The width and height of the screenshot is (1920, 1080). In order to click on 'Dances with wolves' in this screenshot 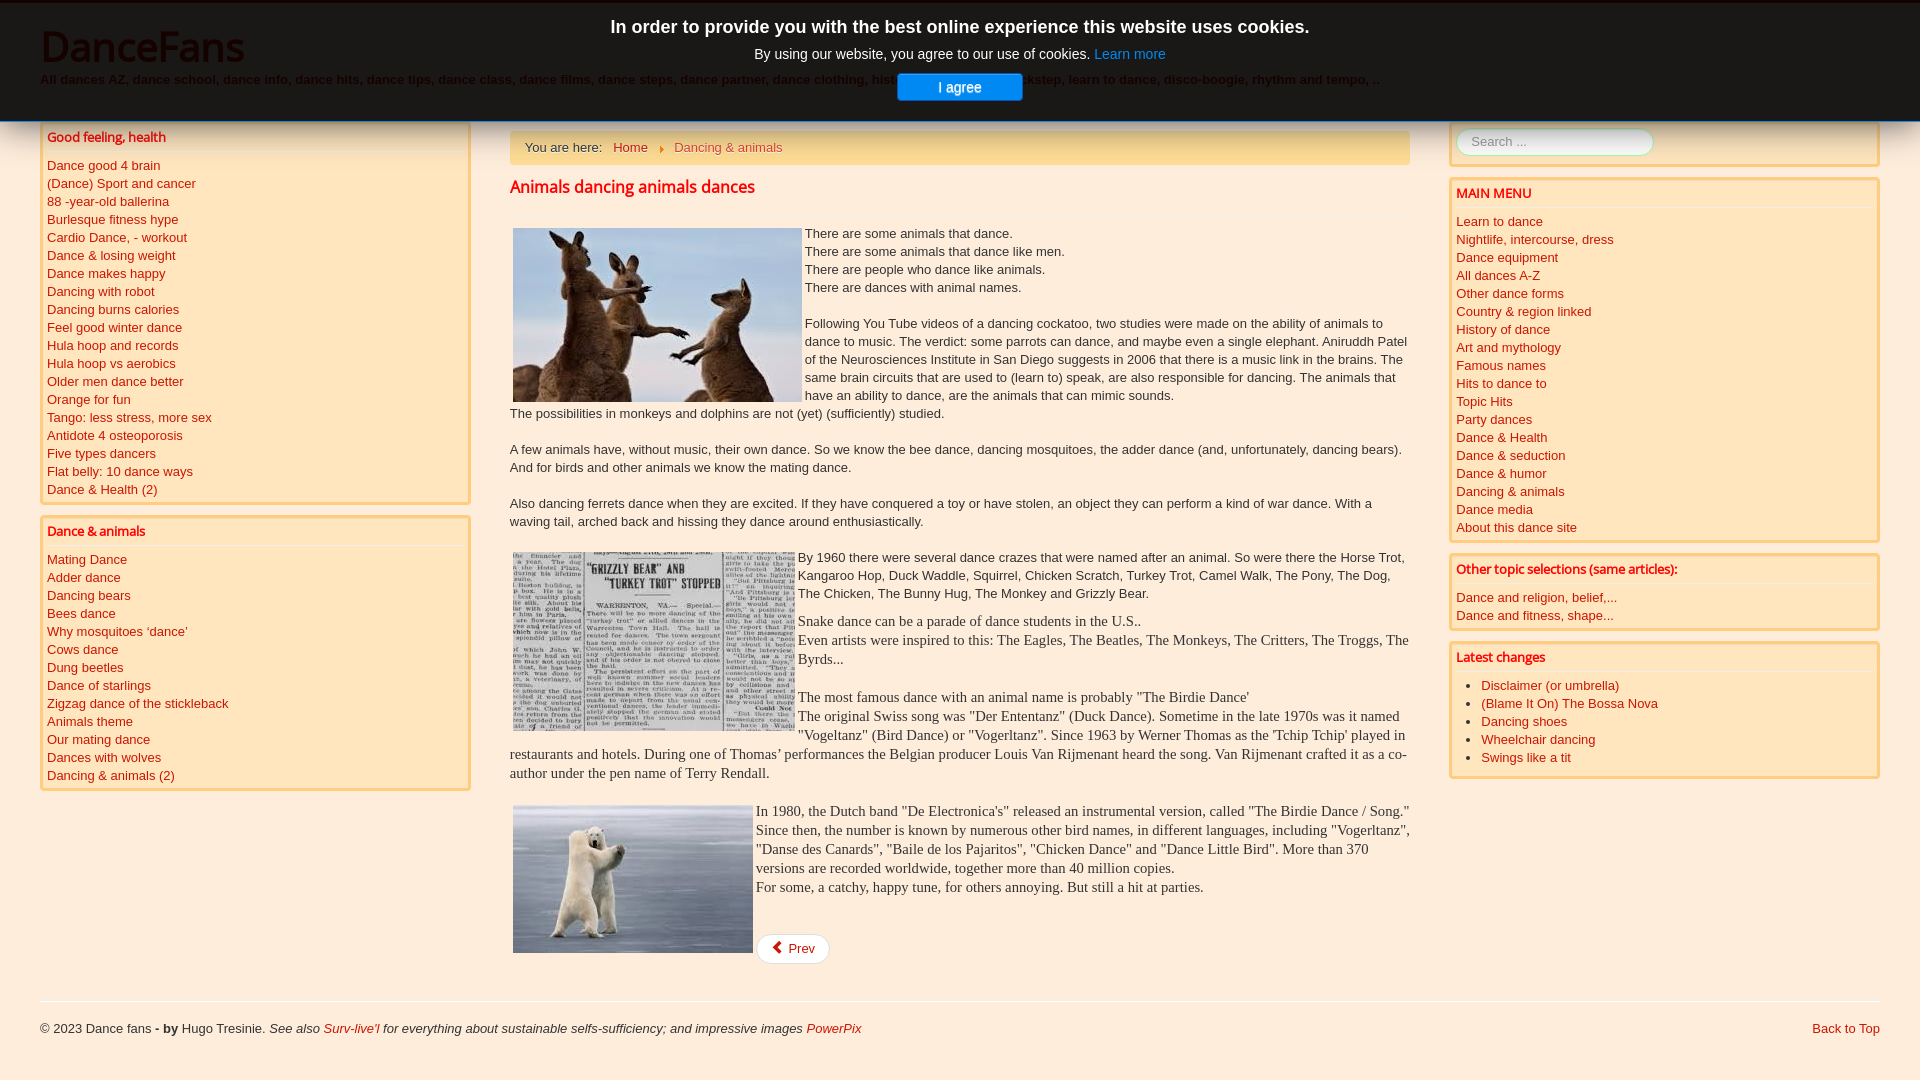, I will do `click(47, 758)`.